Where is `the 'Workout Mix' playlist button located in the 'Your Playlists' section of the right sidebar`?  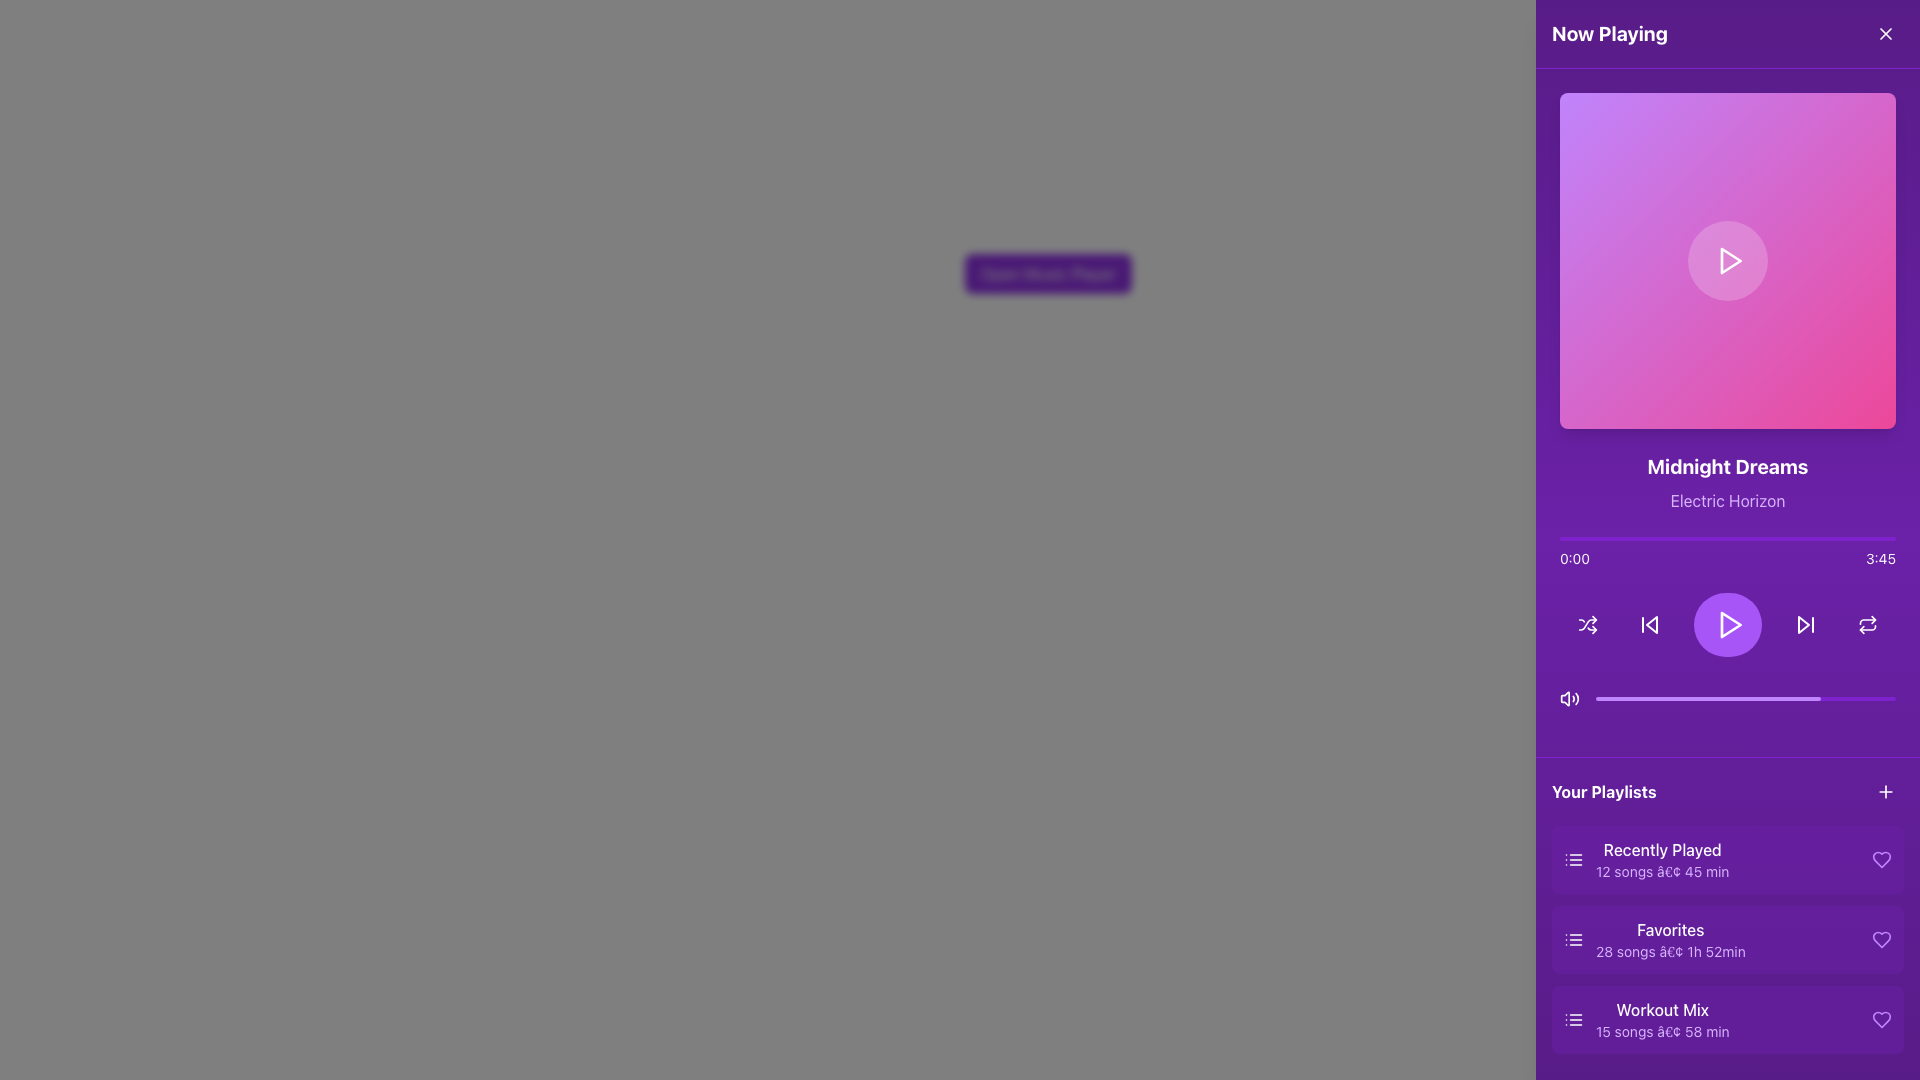 the 'Workout Mix' playlist button located in the 'Your Playlists' section of the right sidebar is located at coordinates (1646, 1019).